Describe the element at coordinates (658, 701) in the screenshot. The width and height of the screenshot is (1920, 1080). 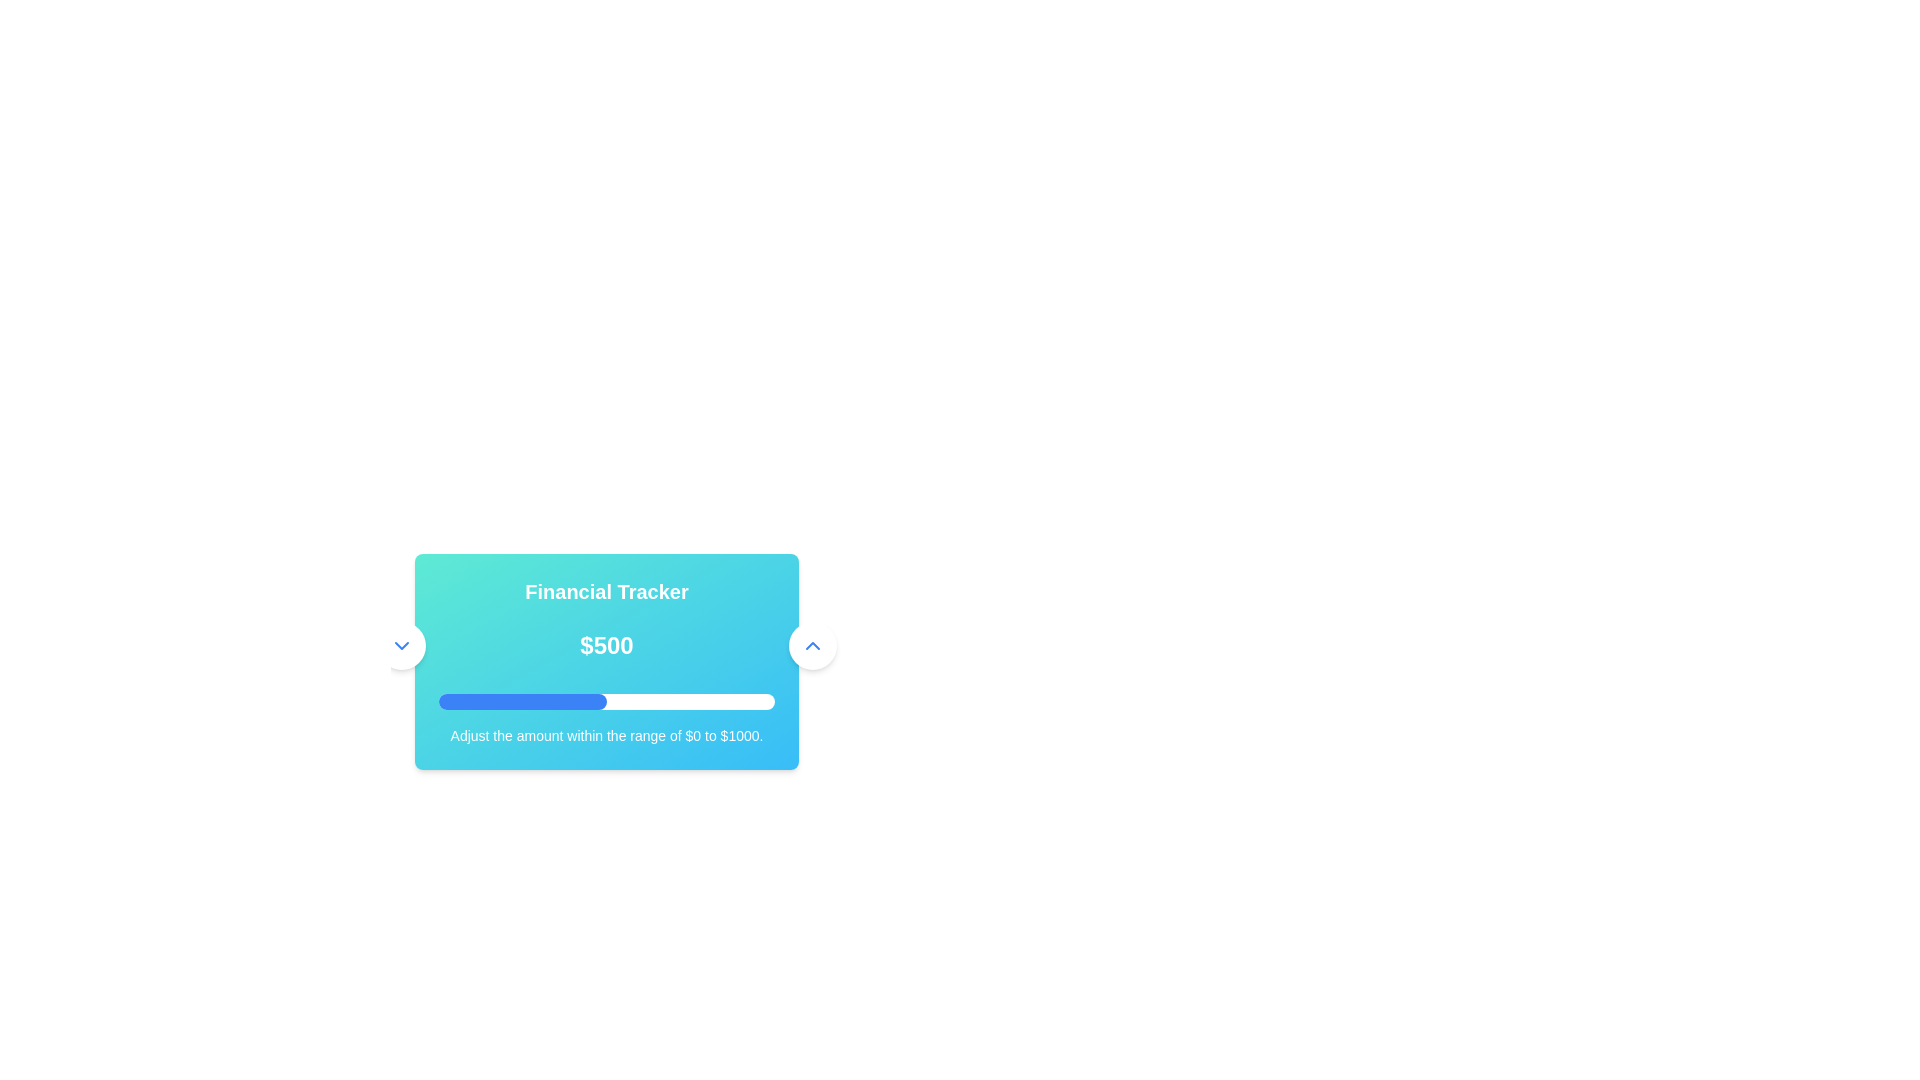
I see `the slider` at that location.